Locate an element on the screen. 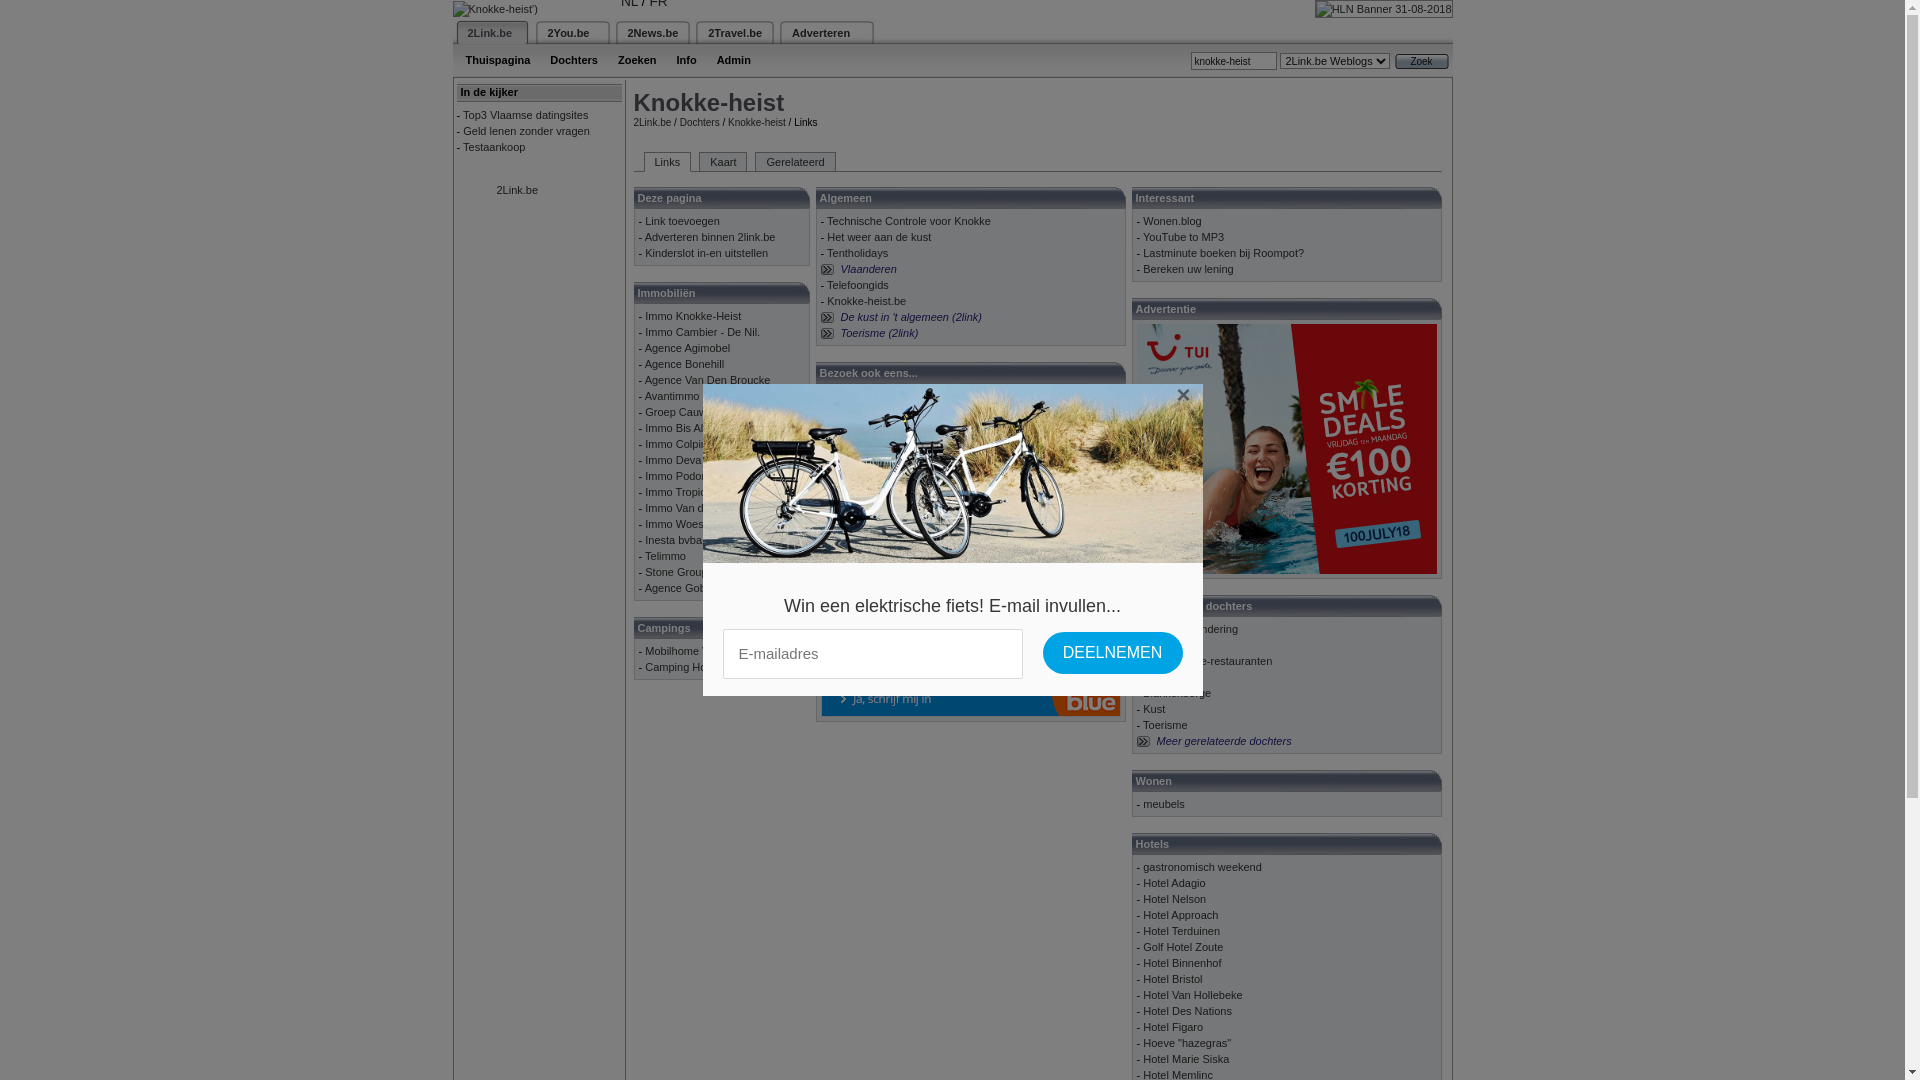 This screenshot has width=1920, height=1080. 'Kinderslot in-en uitstellen' is located at coordinates (644, 252).